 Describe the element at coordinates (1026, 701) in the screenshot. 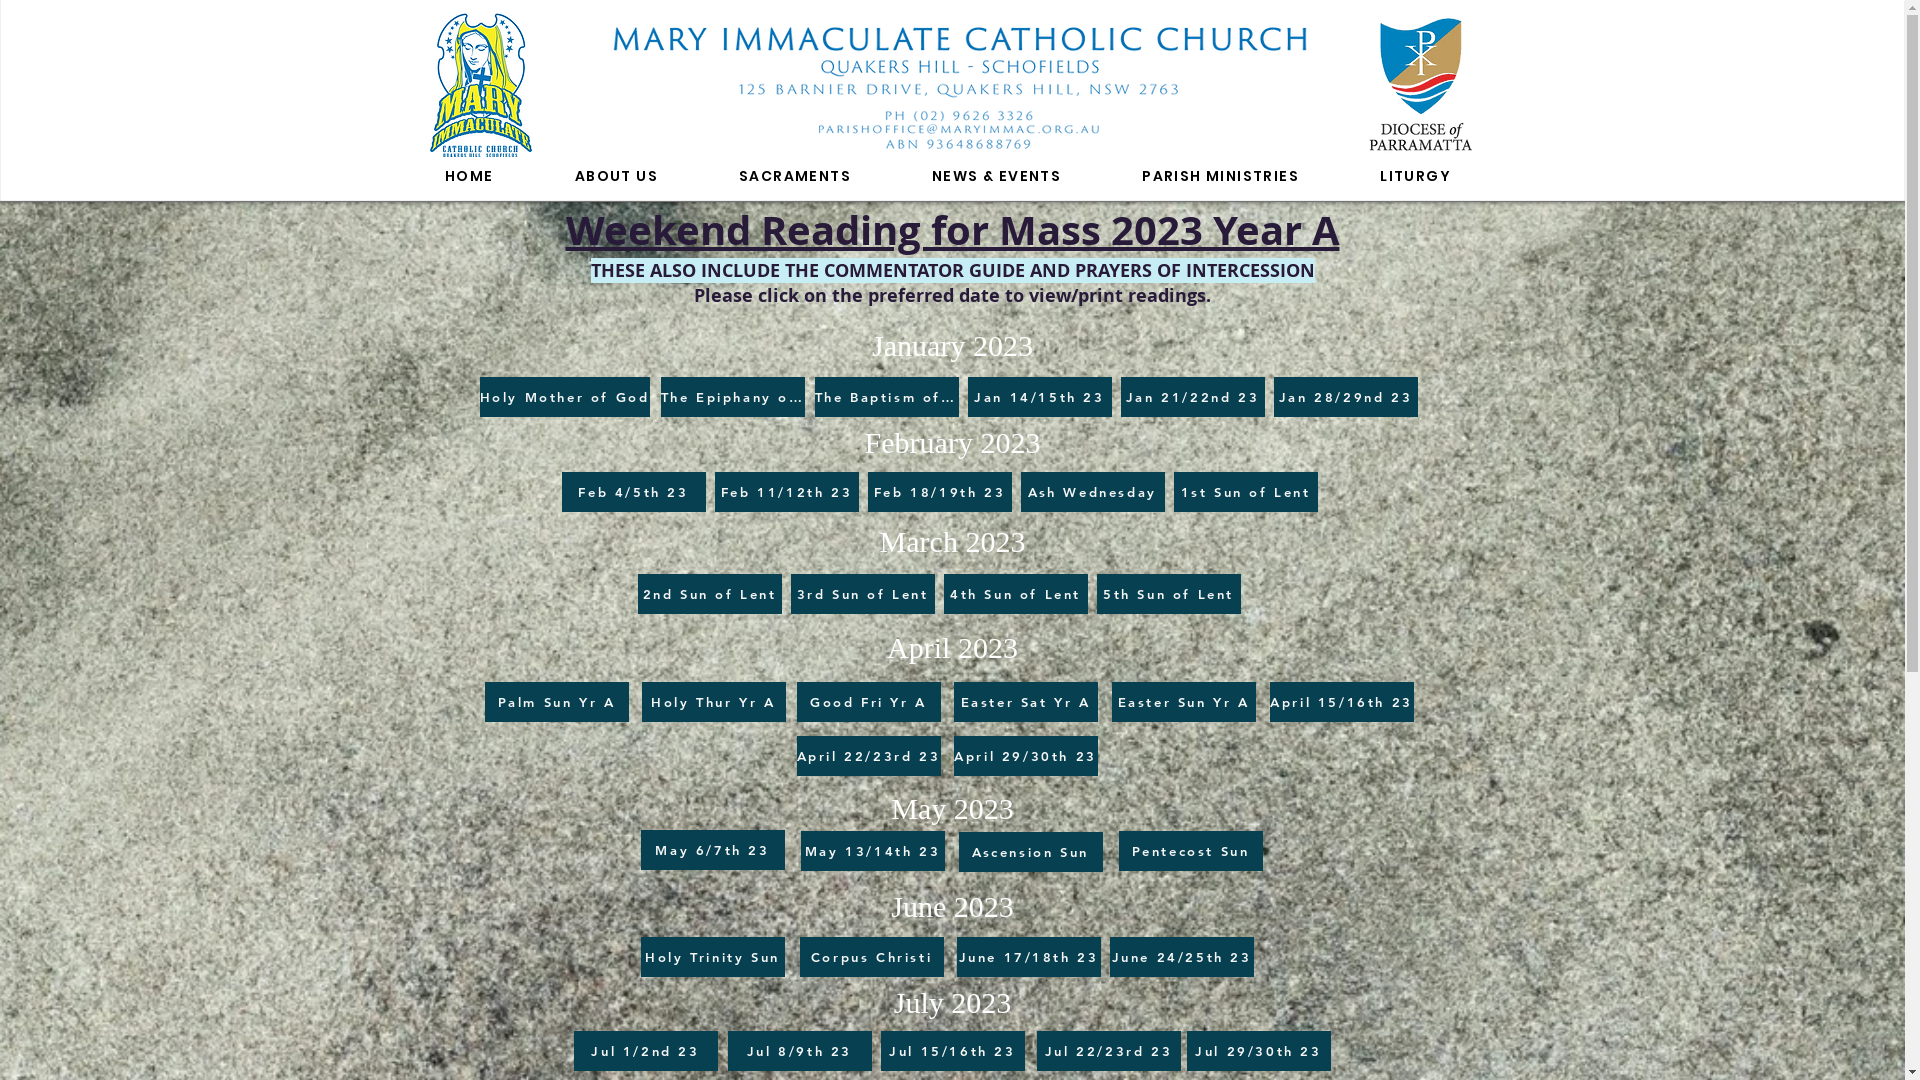

I see `'Easter Sat Yr A'` at that location.